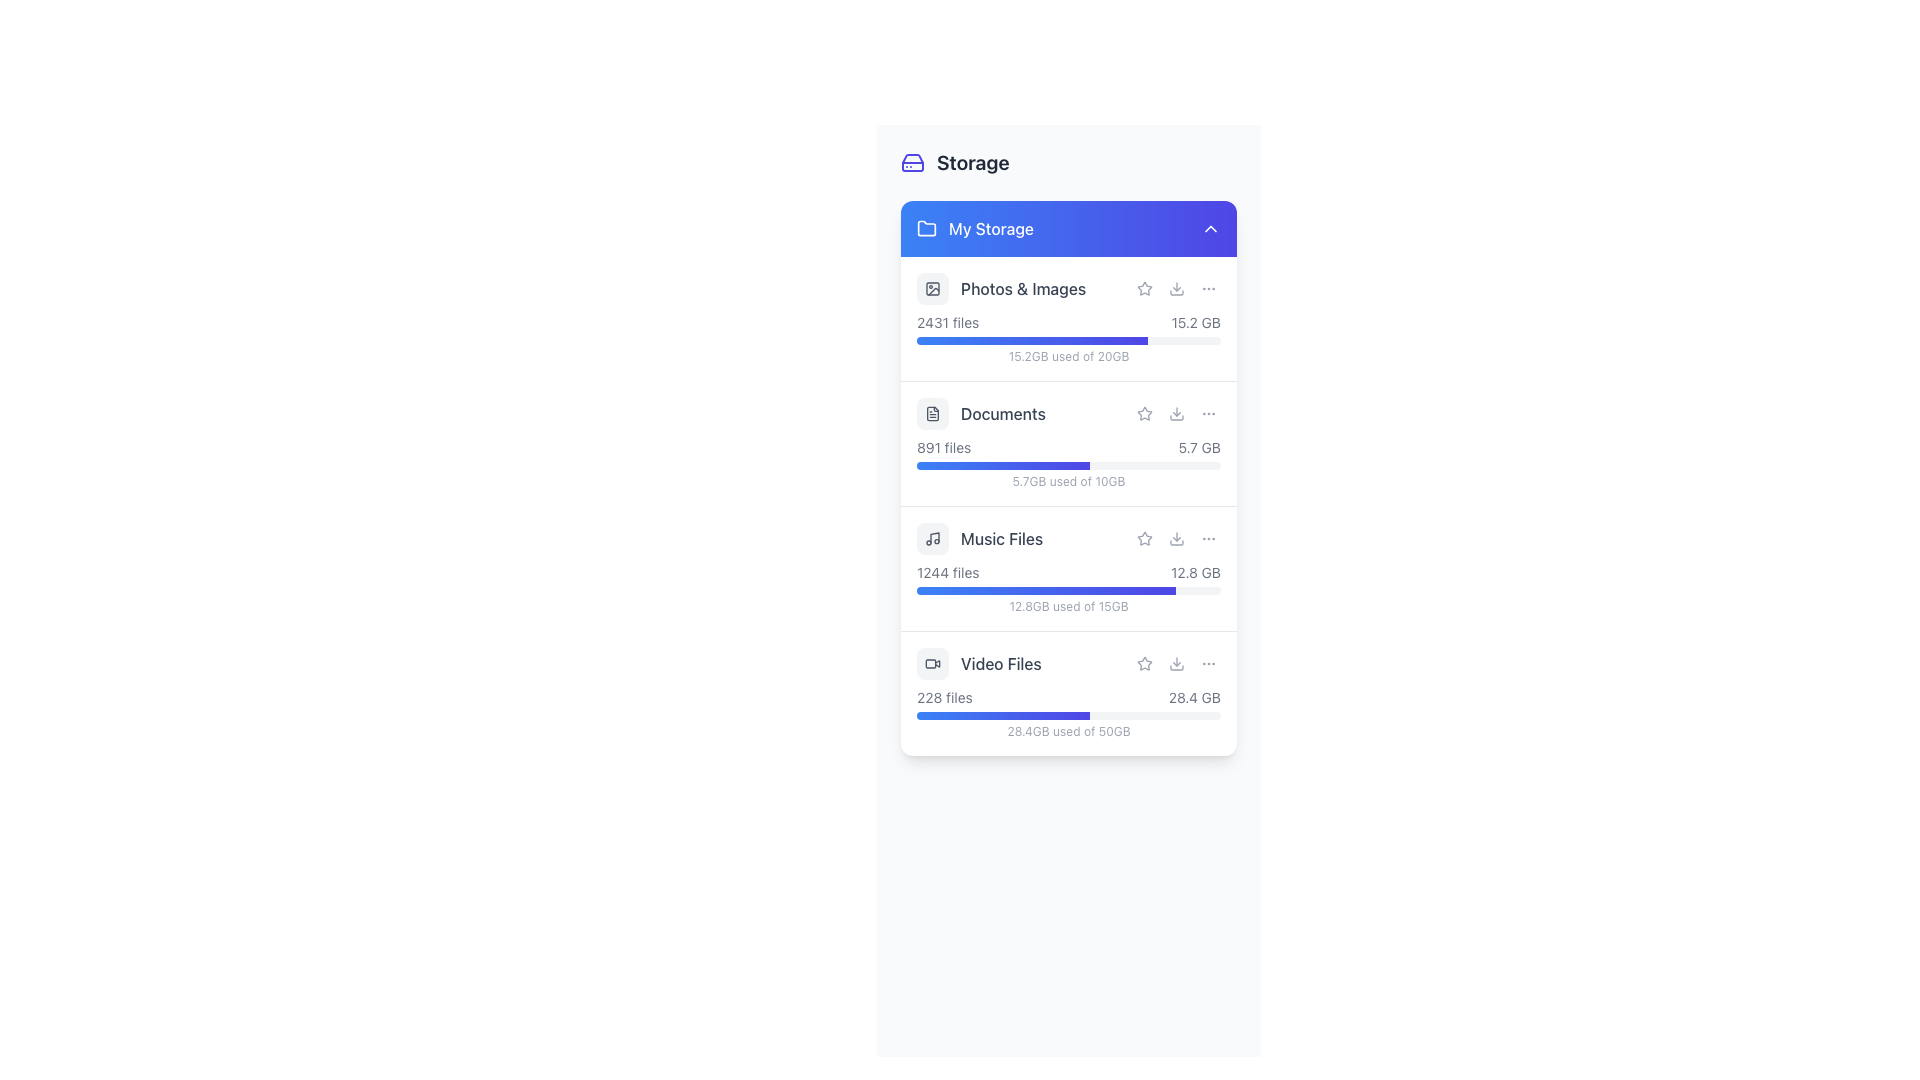  Describe the element at coordinates (1176, 412) in the screenshot. I see `the download icon button located to the far right of the 'Documents' entry in the storage list to observe hover effects` at that location.